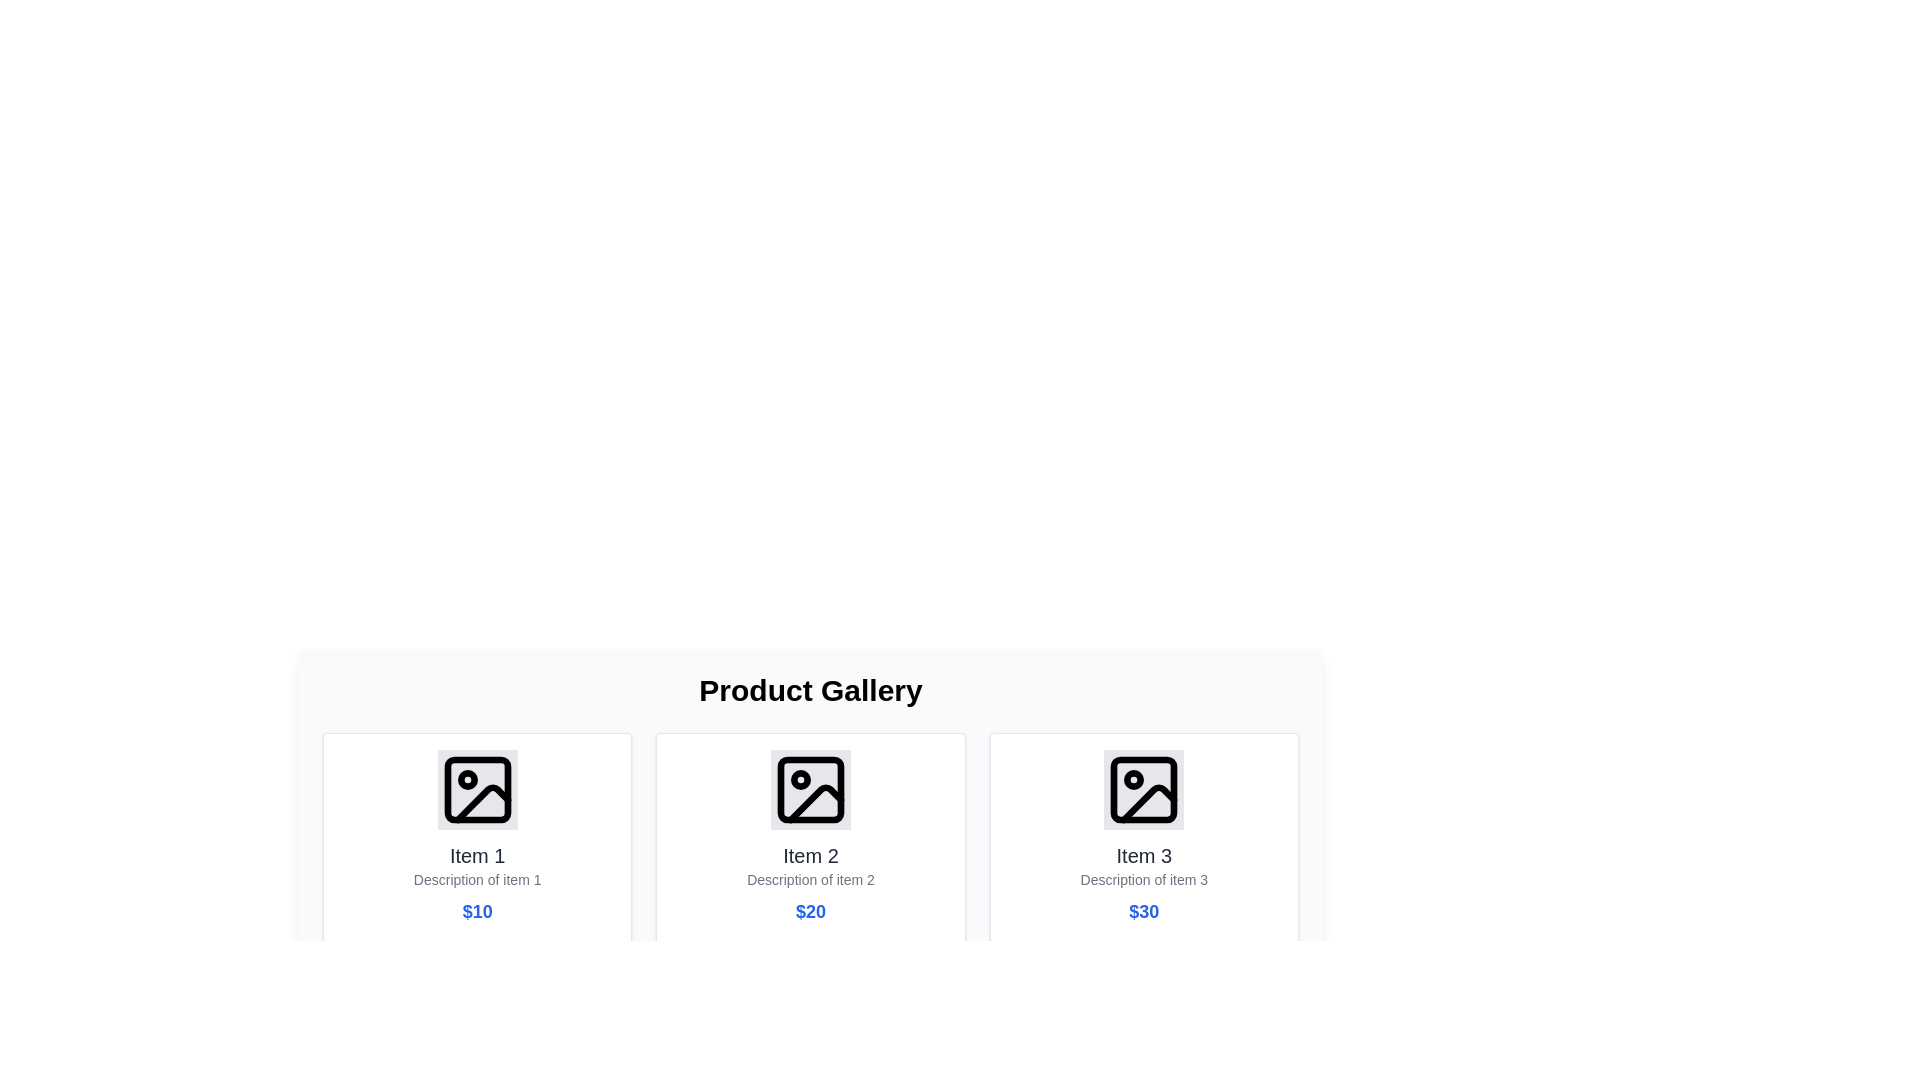  I want to click on the decorative part of the icon representing 'Item 1' in the 'Product Gallery' section, which is a non-interactive graphical decoration located at the upper-left corner of the icon, so click(476, 789).